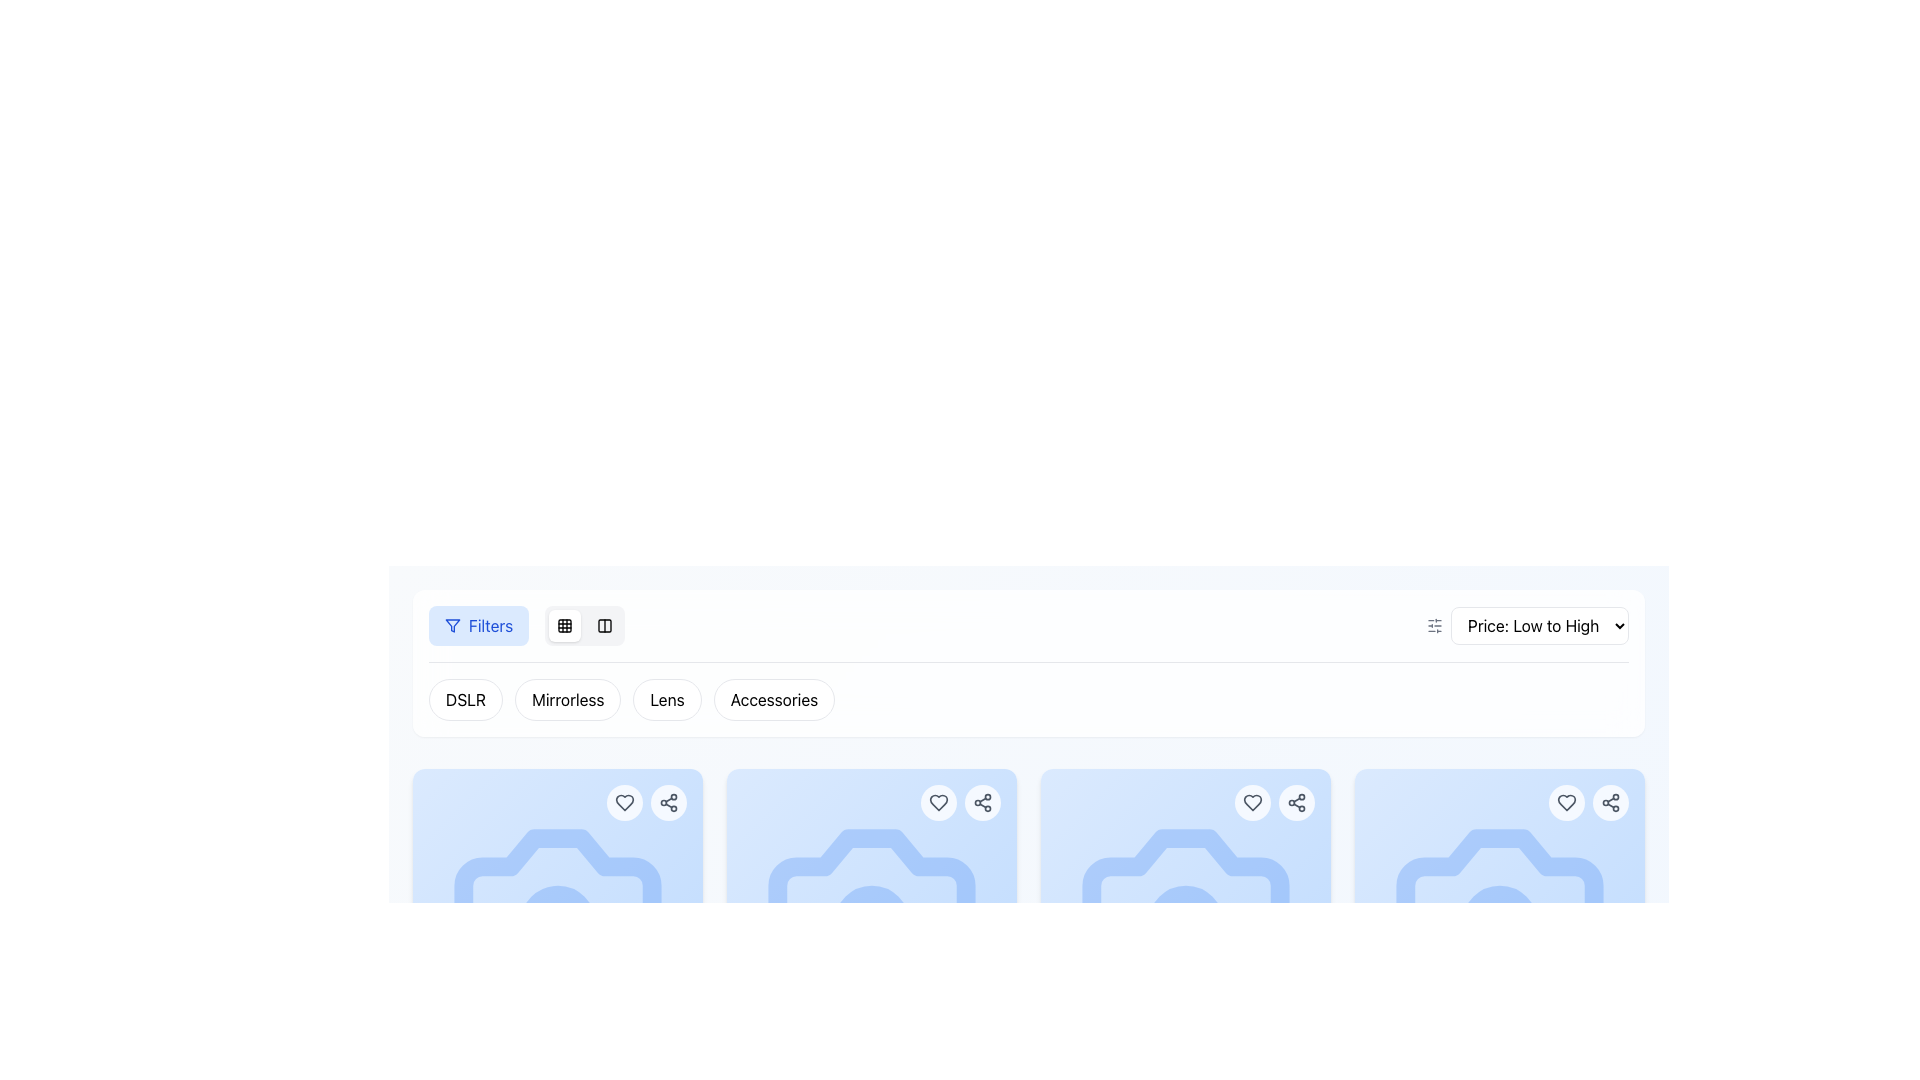 This screenshot has height=1080, width=1920. Describe the element at coordinates (623, 801) in the screenshot. I see `the heart icon within the rounded square button located at the top-right corner of the image preview card` at that location.